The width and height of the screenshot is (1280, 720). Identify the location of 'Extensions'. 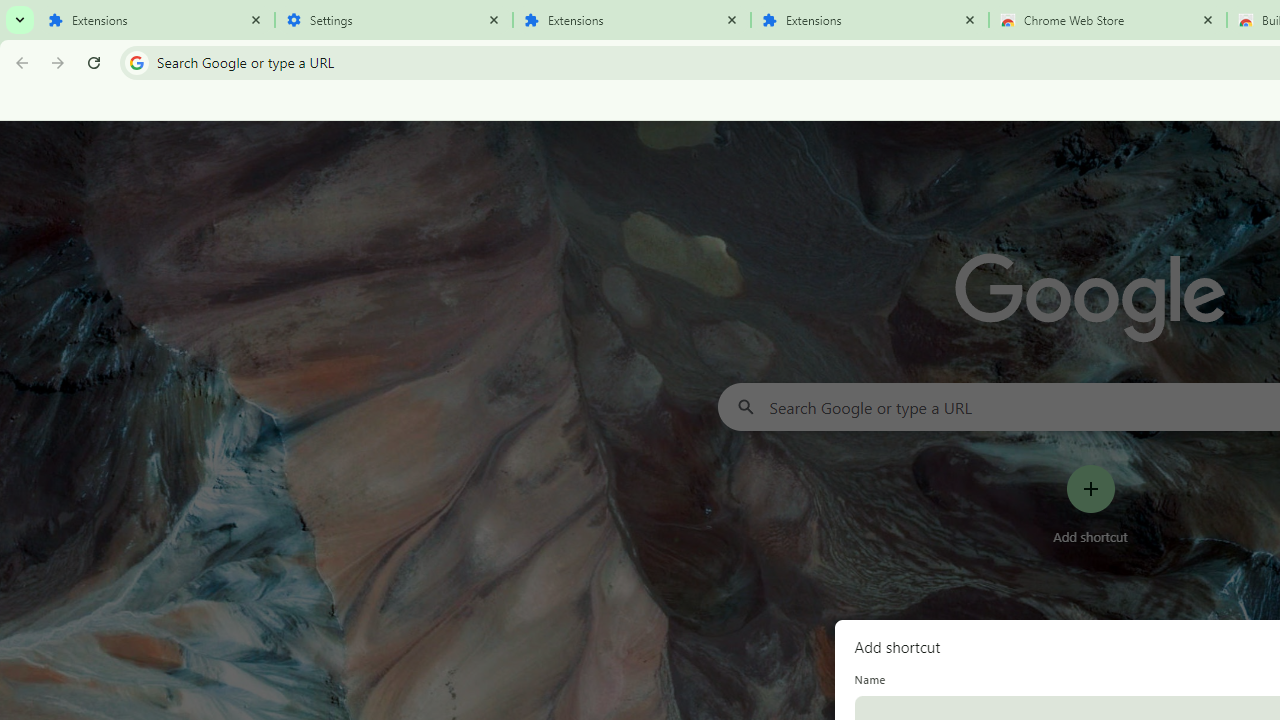
(155, 20).